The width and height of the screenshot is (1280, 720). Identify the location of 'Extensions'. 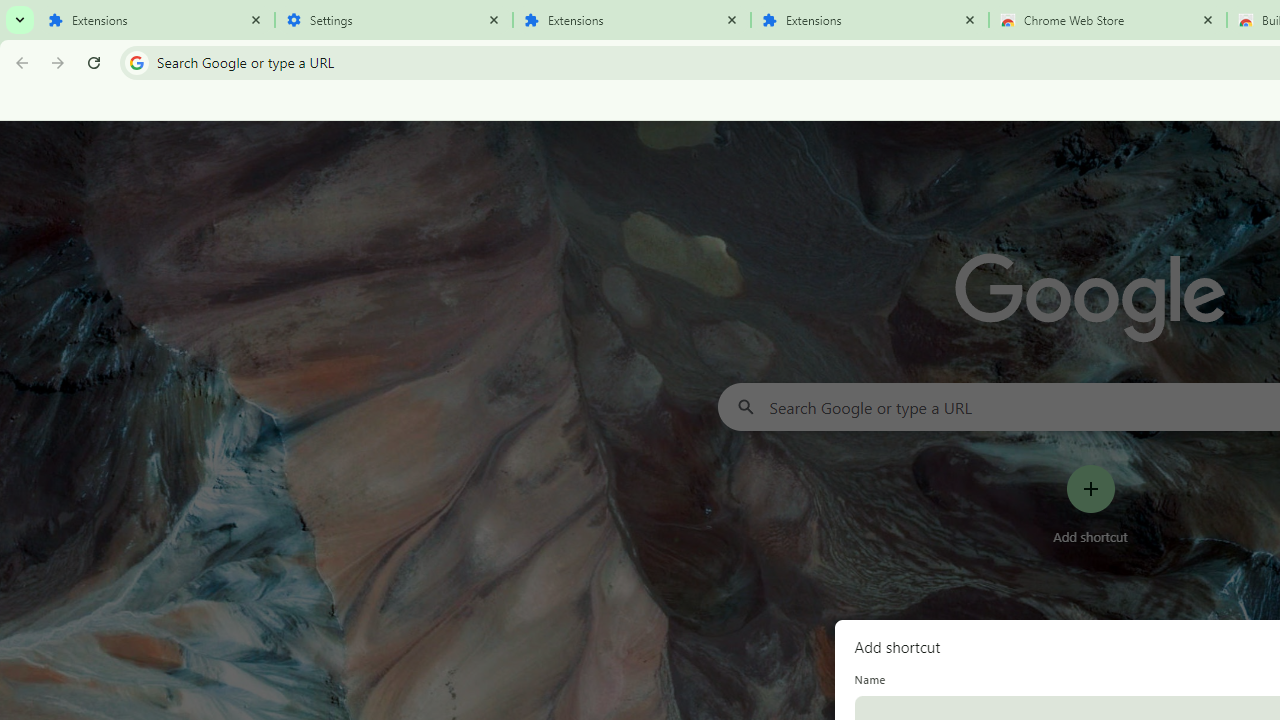
(155, 20).